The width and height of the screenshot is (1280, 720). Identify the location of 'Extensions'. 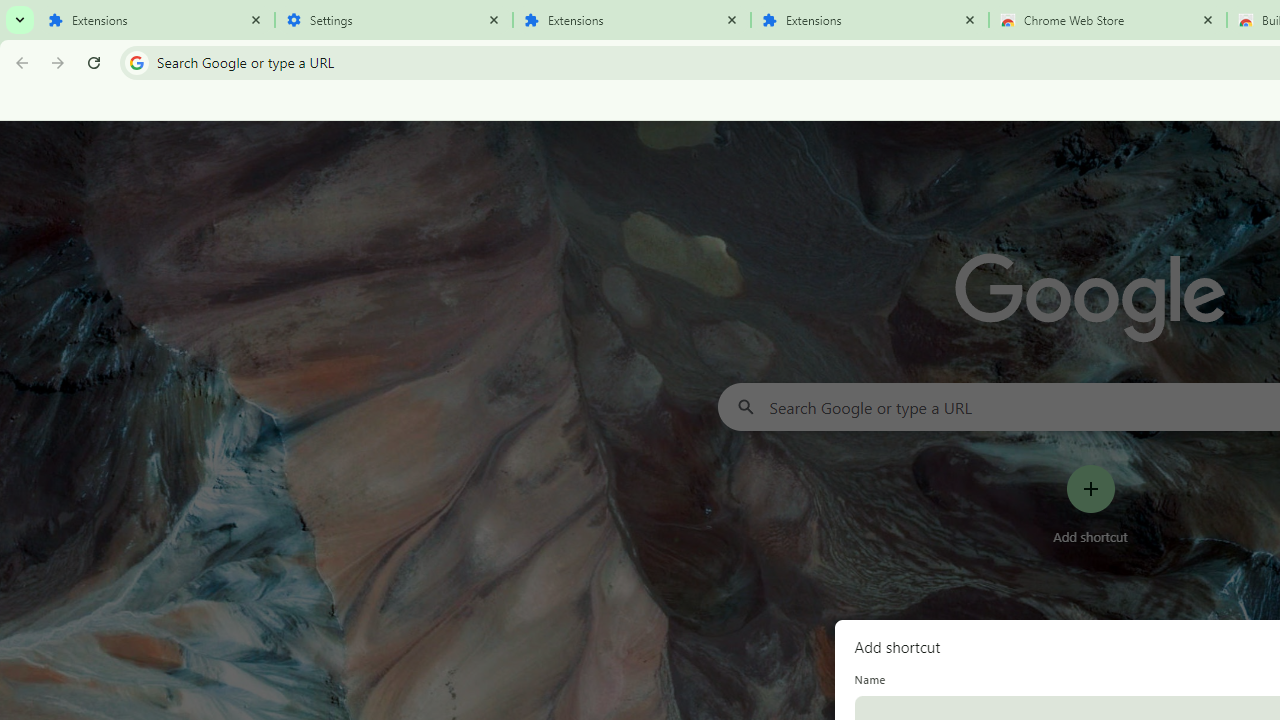
(155, 20).